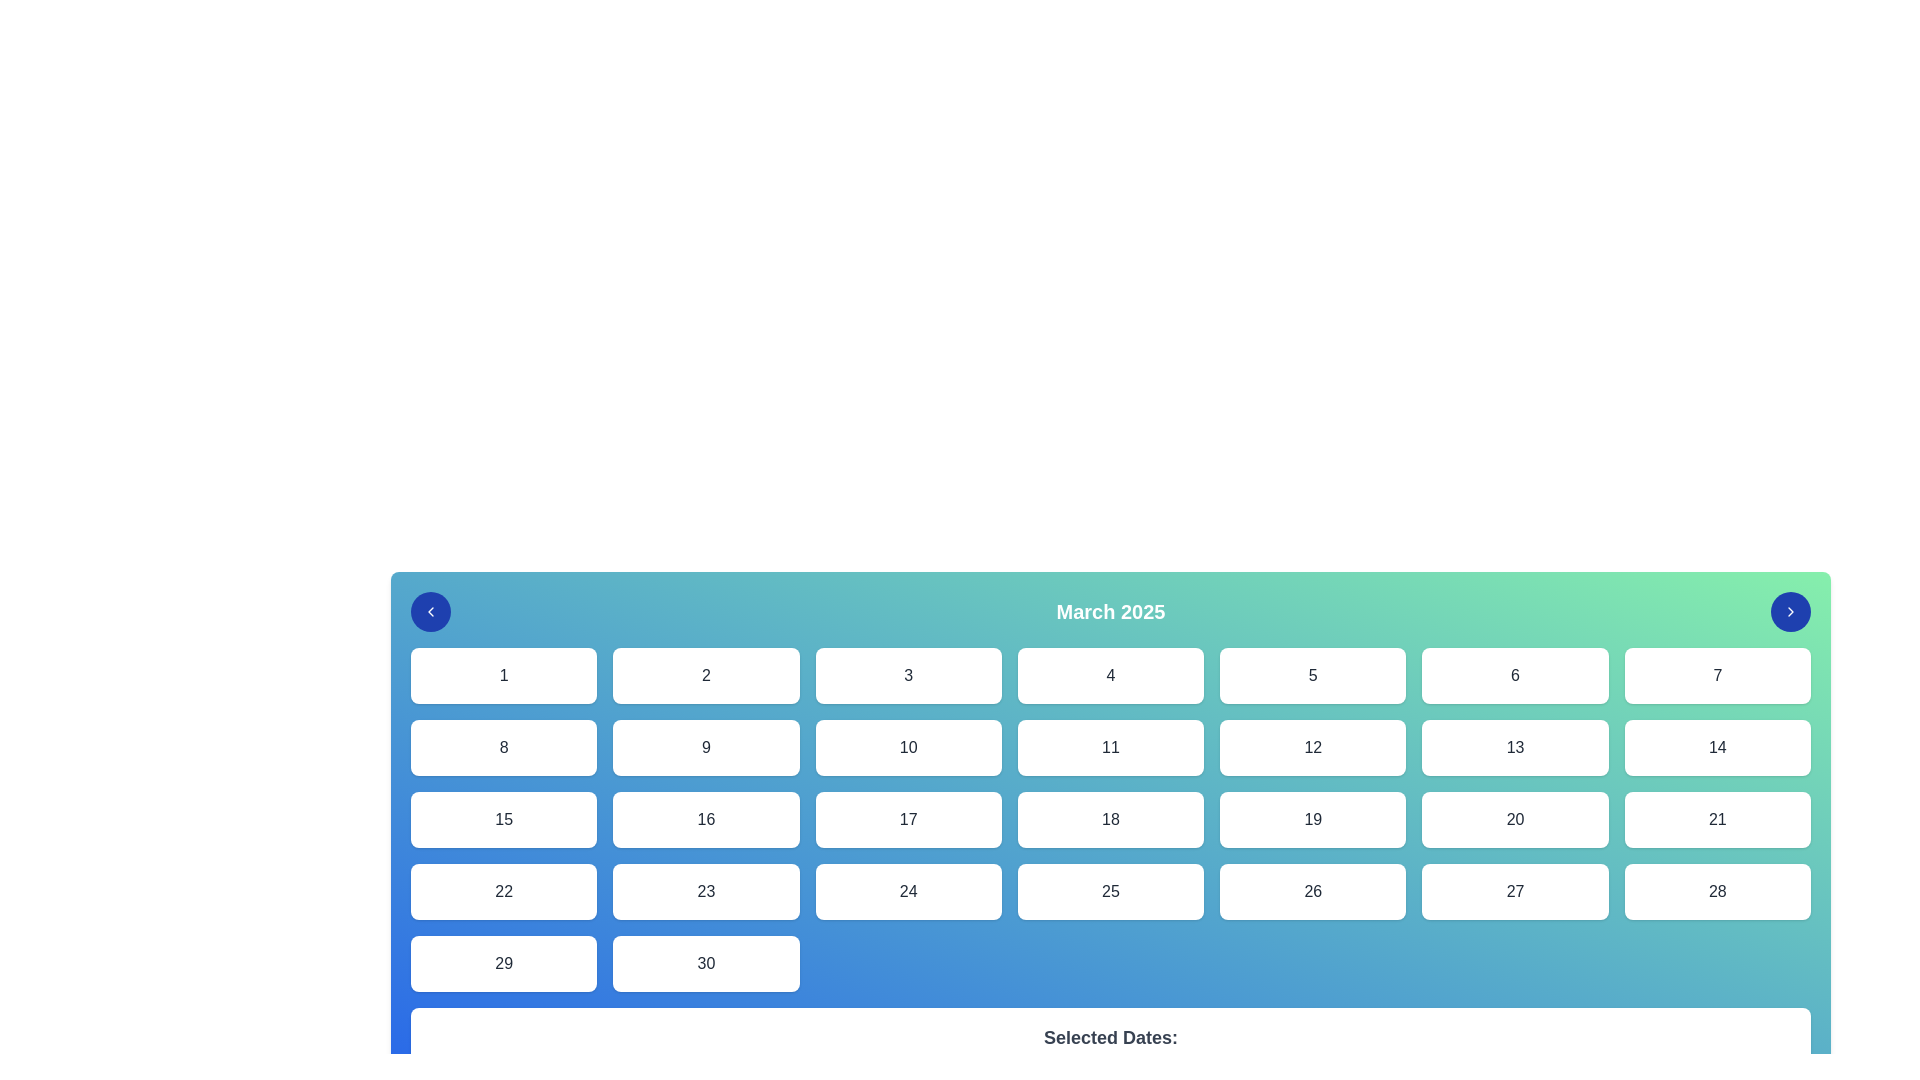 The width and height of the screenshot is (1920, 1080). What do you see at coordinates (1109, 890) in the screenshot?
I see `the calendar date button labeled '25'` at bounding box center [1109, 890].